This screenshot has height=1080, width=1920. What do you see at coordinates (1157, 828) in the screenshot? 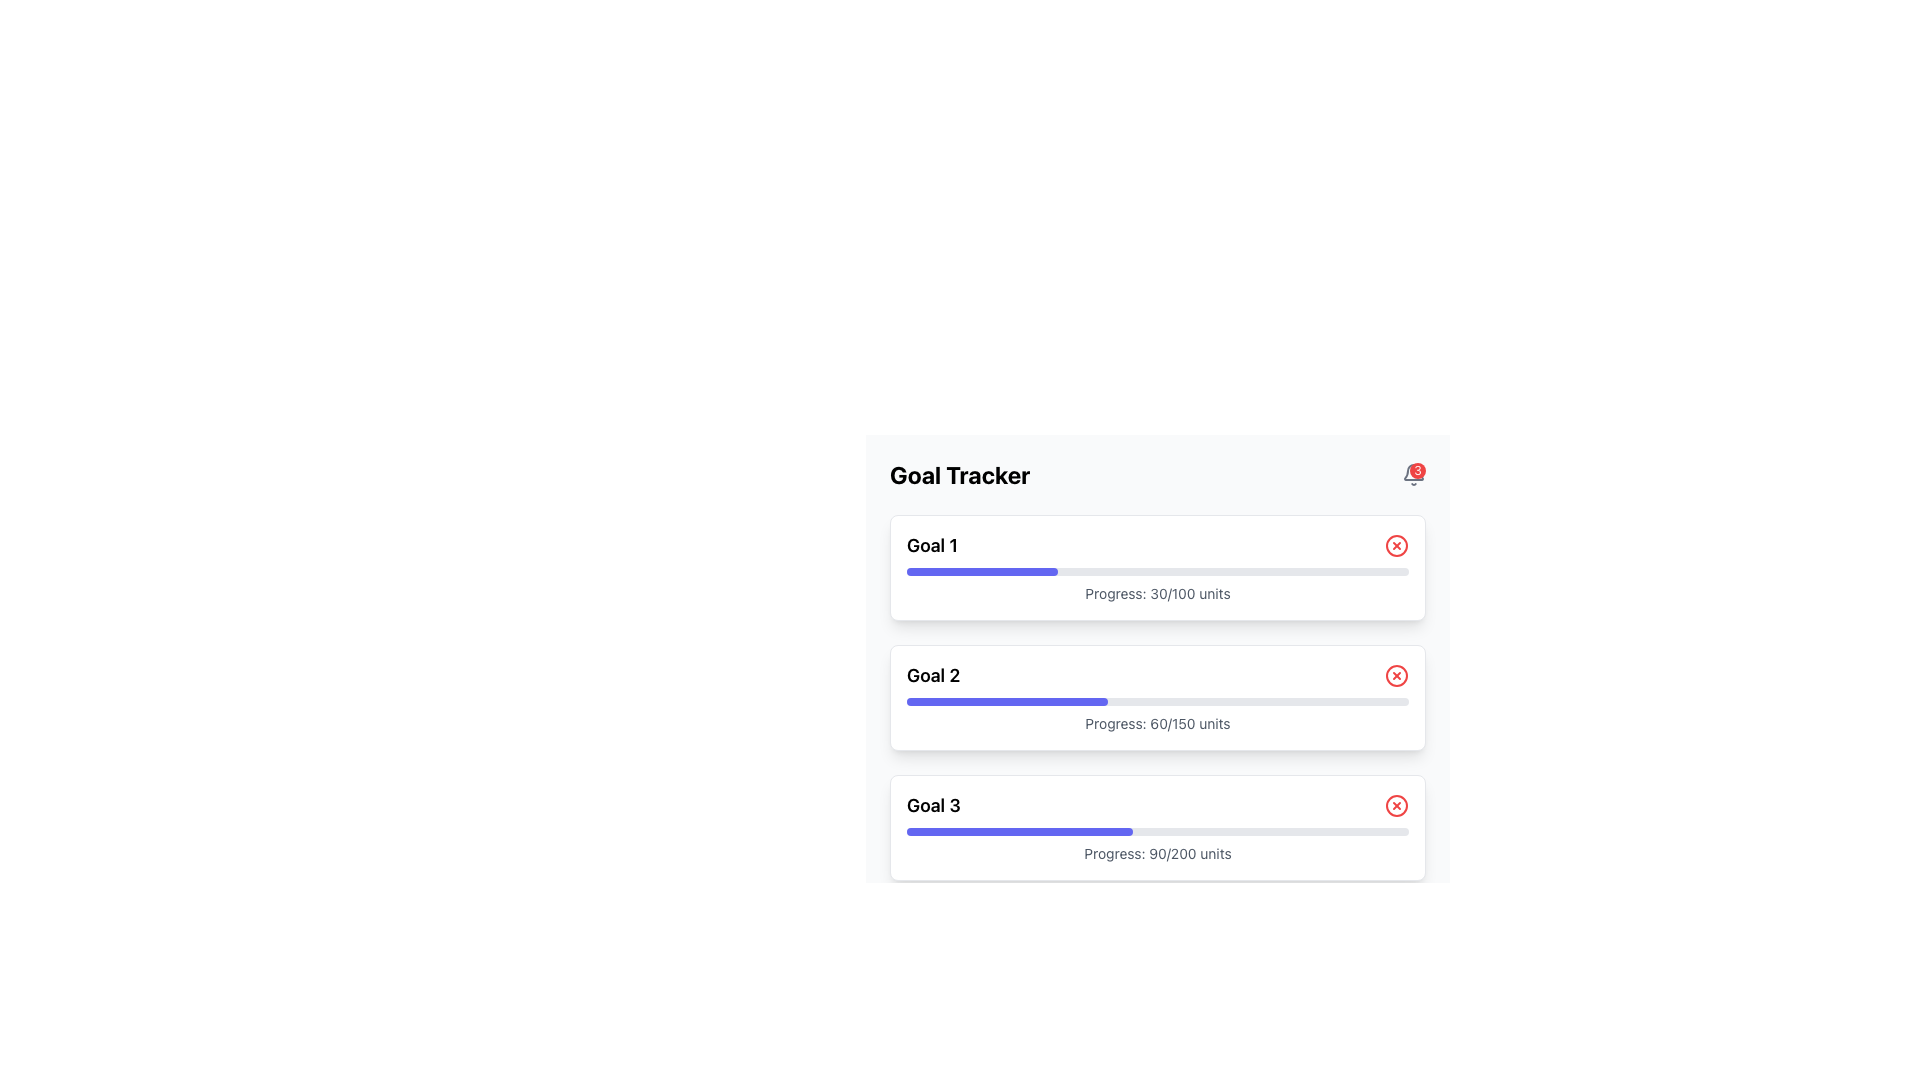
I see `the details of the goal represented by the third card labeled 'Goal 3' in the vertical list under the 'Goal Tracker' title` at bounding box center [1157, 828].